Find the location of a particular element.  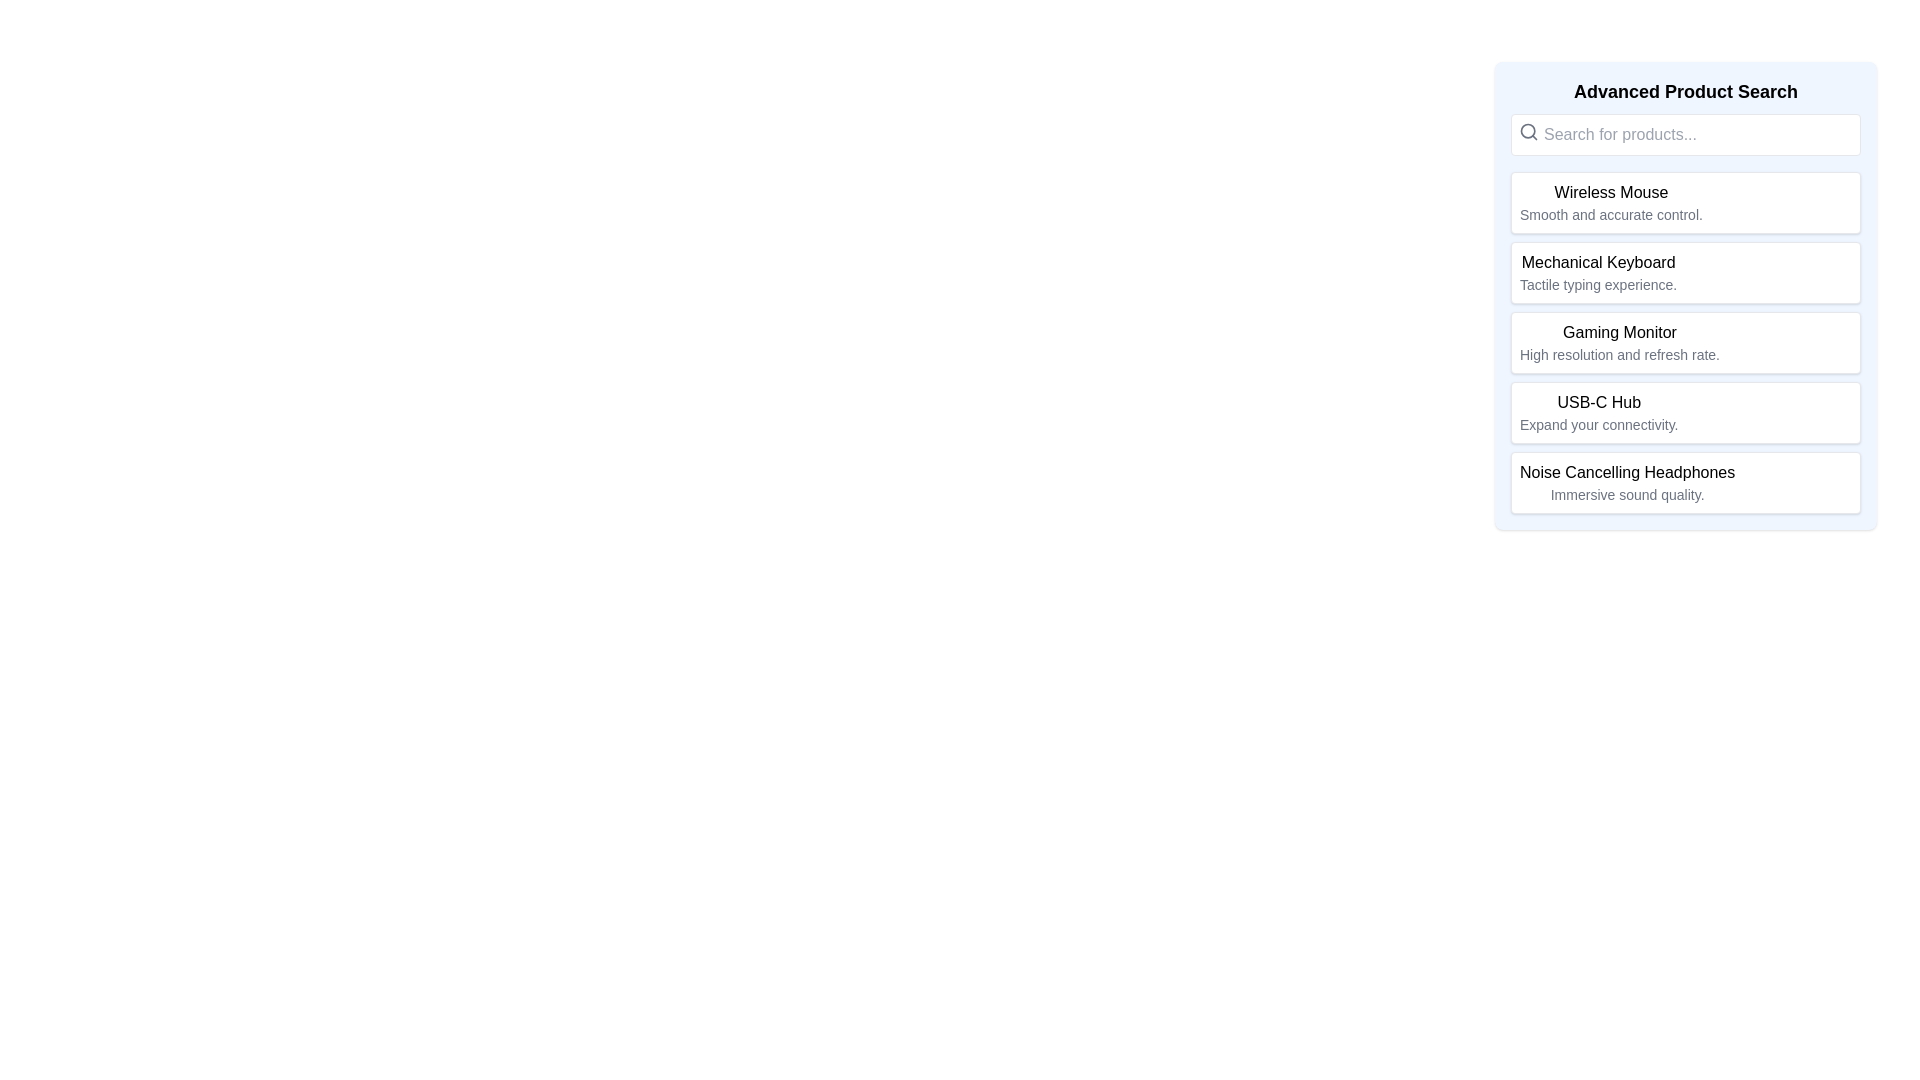

the text label that serves as the title for the product description, located as the second listed product in the 'Advanced Product Search' section, above the 'Gaming Monitor' item and below the 'Wireless Mouse' item is located at coordinates (1597, 261).